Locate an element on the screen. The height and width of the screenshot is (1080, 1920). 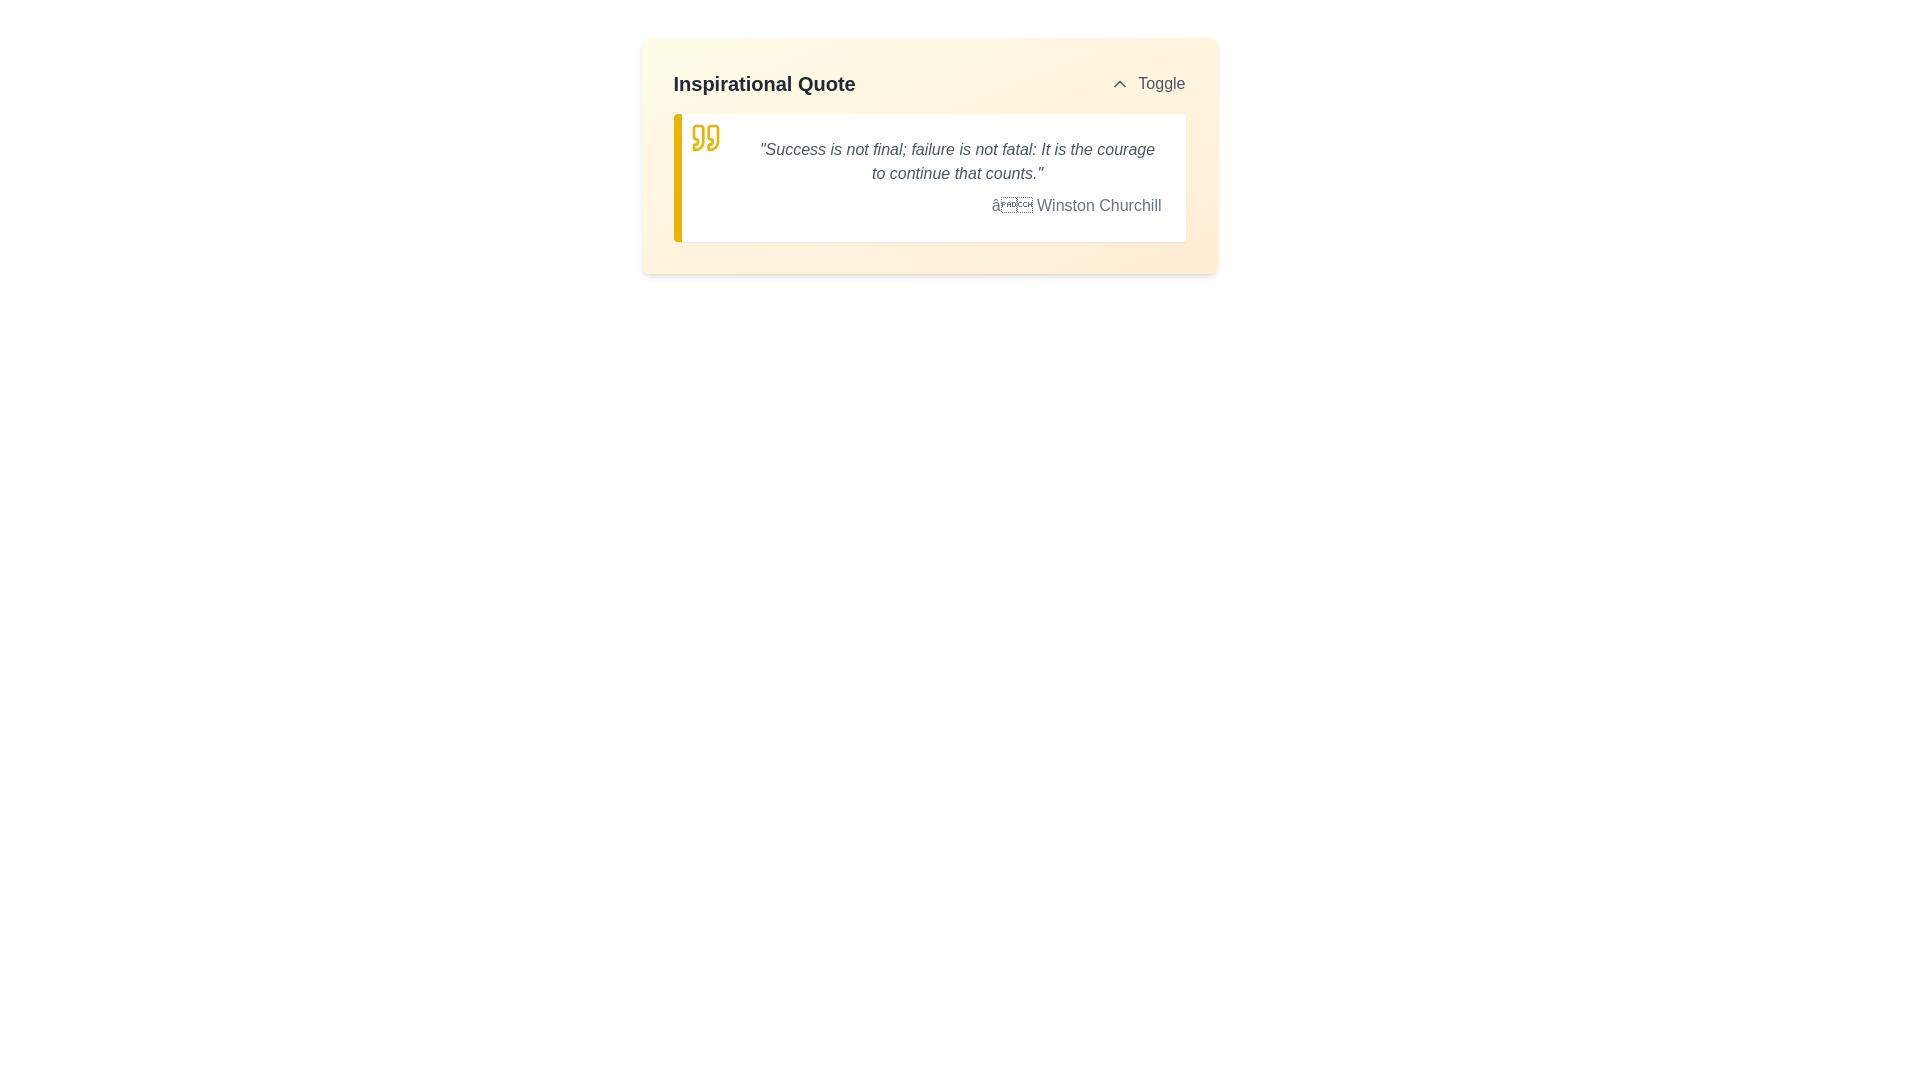
the inspirational quote text that provides motivational content to the user, which is positioned second from the left after the quote symbol is located at coordinates (932, 161).